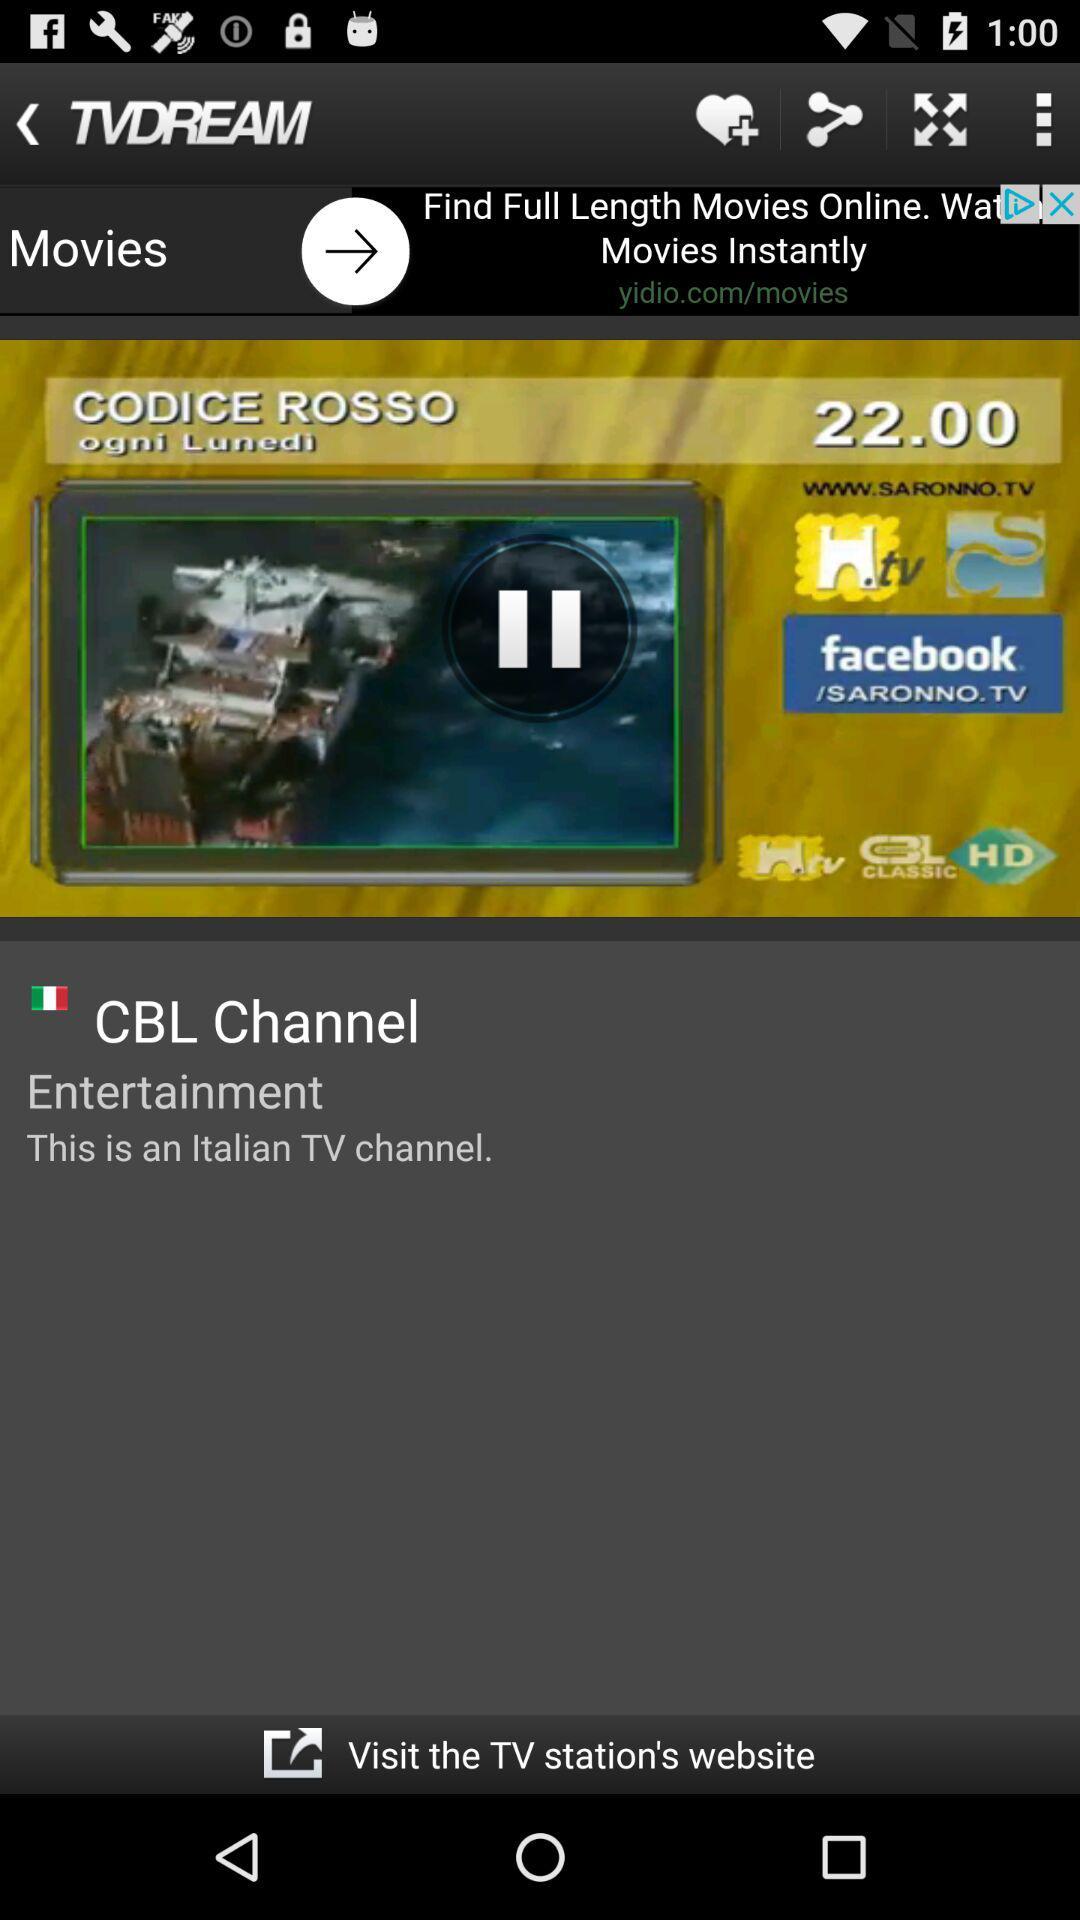 The height and width of the screenshot is (1920, 1080). I want to click on the share icon, so click(833, 127).